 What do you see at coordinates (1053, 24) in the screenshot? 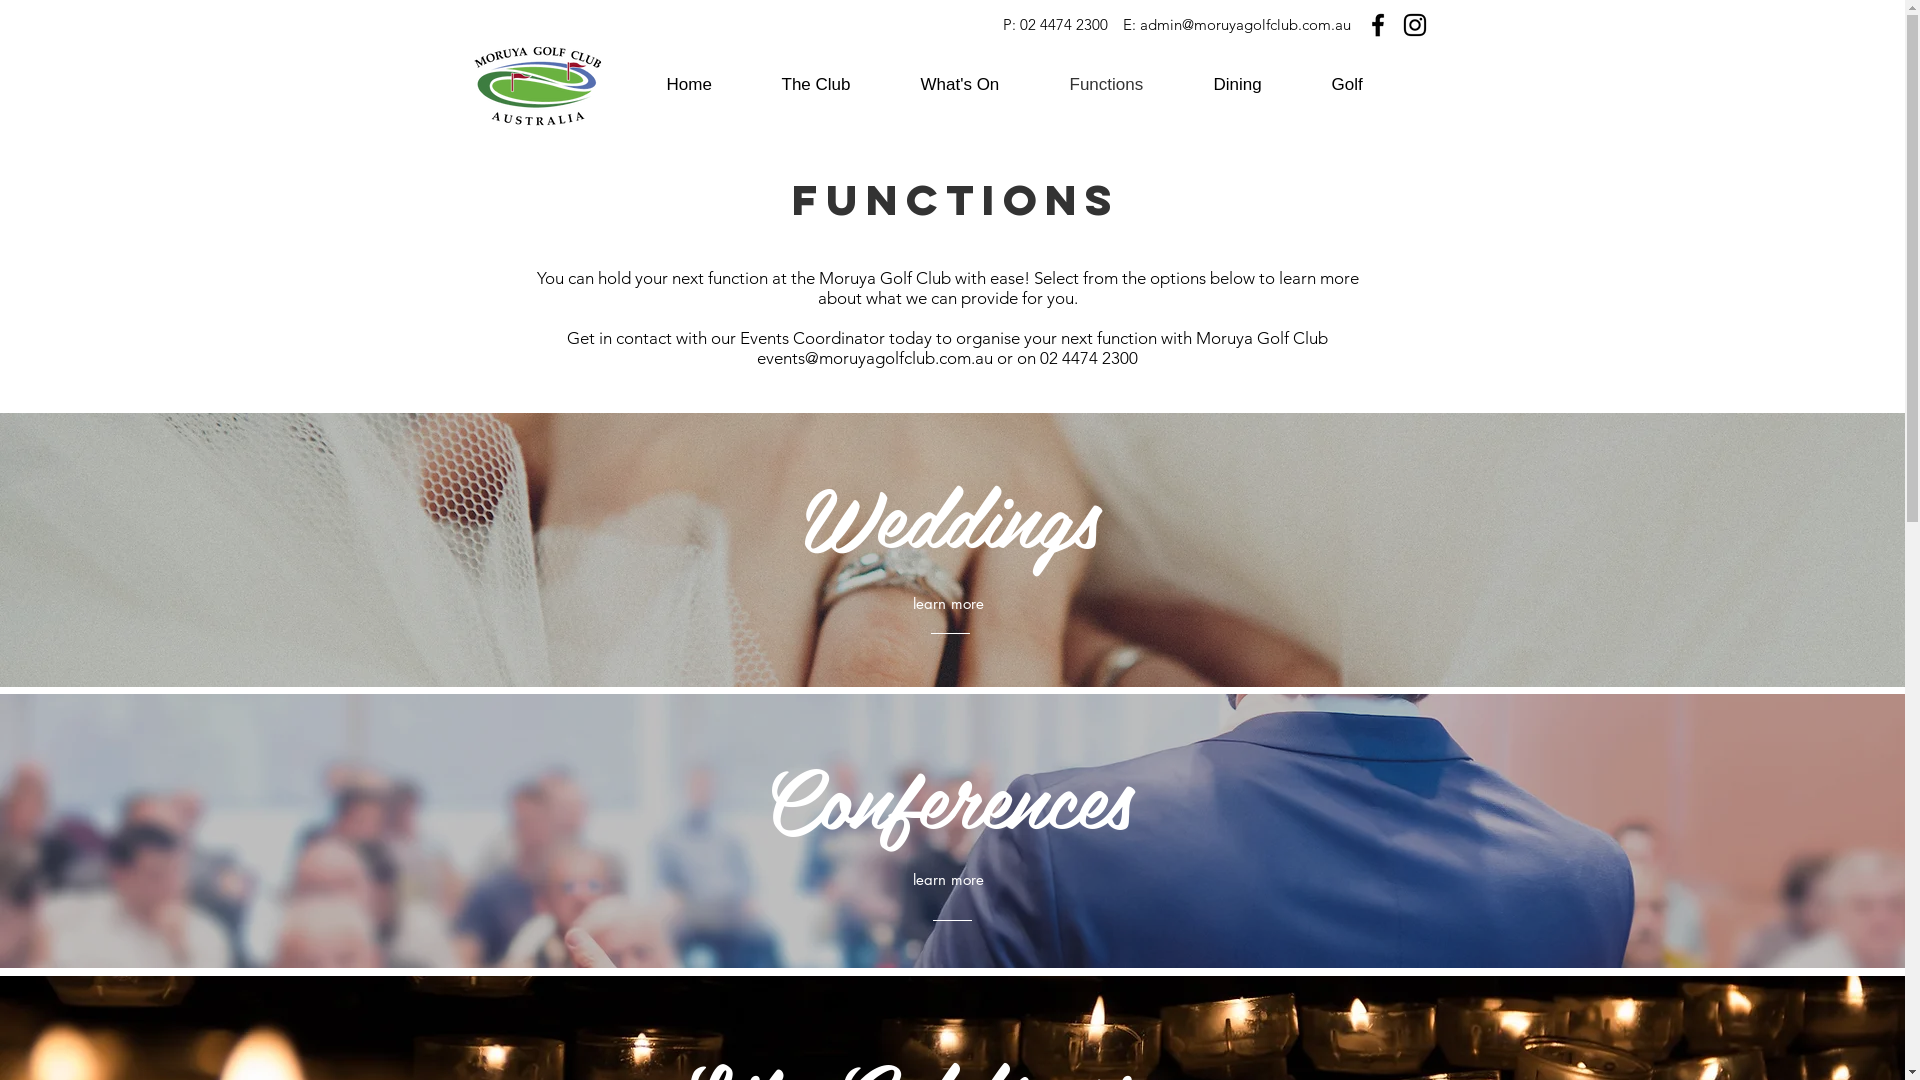
I see `'P: 02 4474 2300'` at bounding box center [1053, 24].